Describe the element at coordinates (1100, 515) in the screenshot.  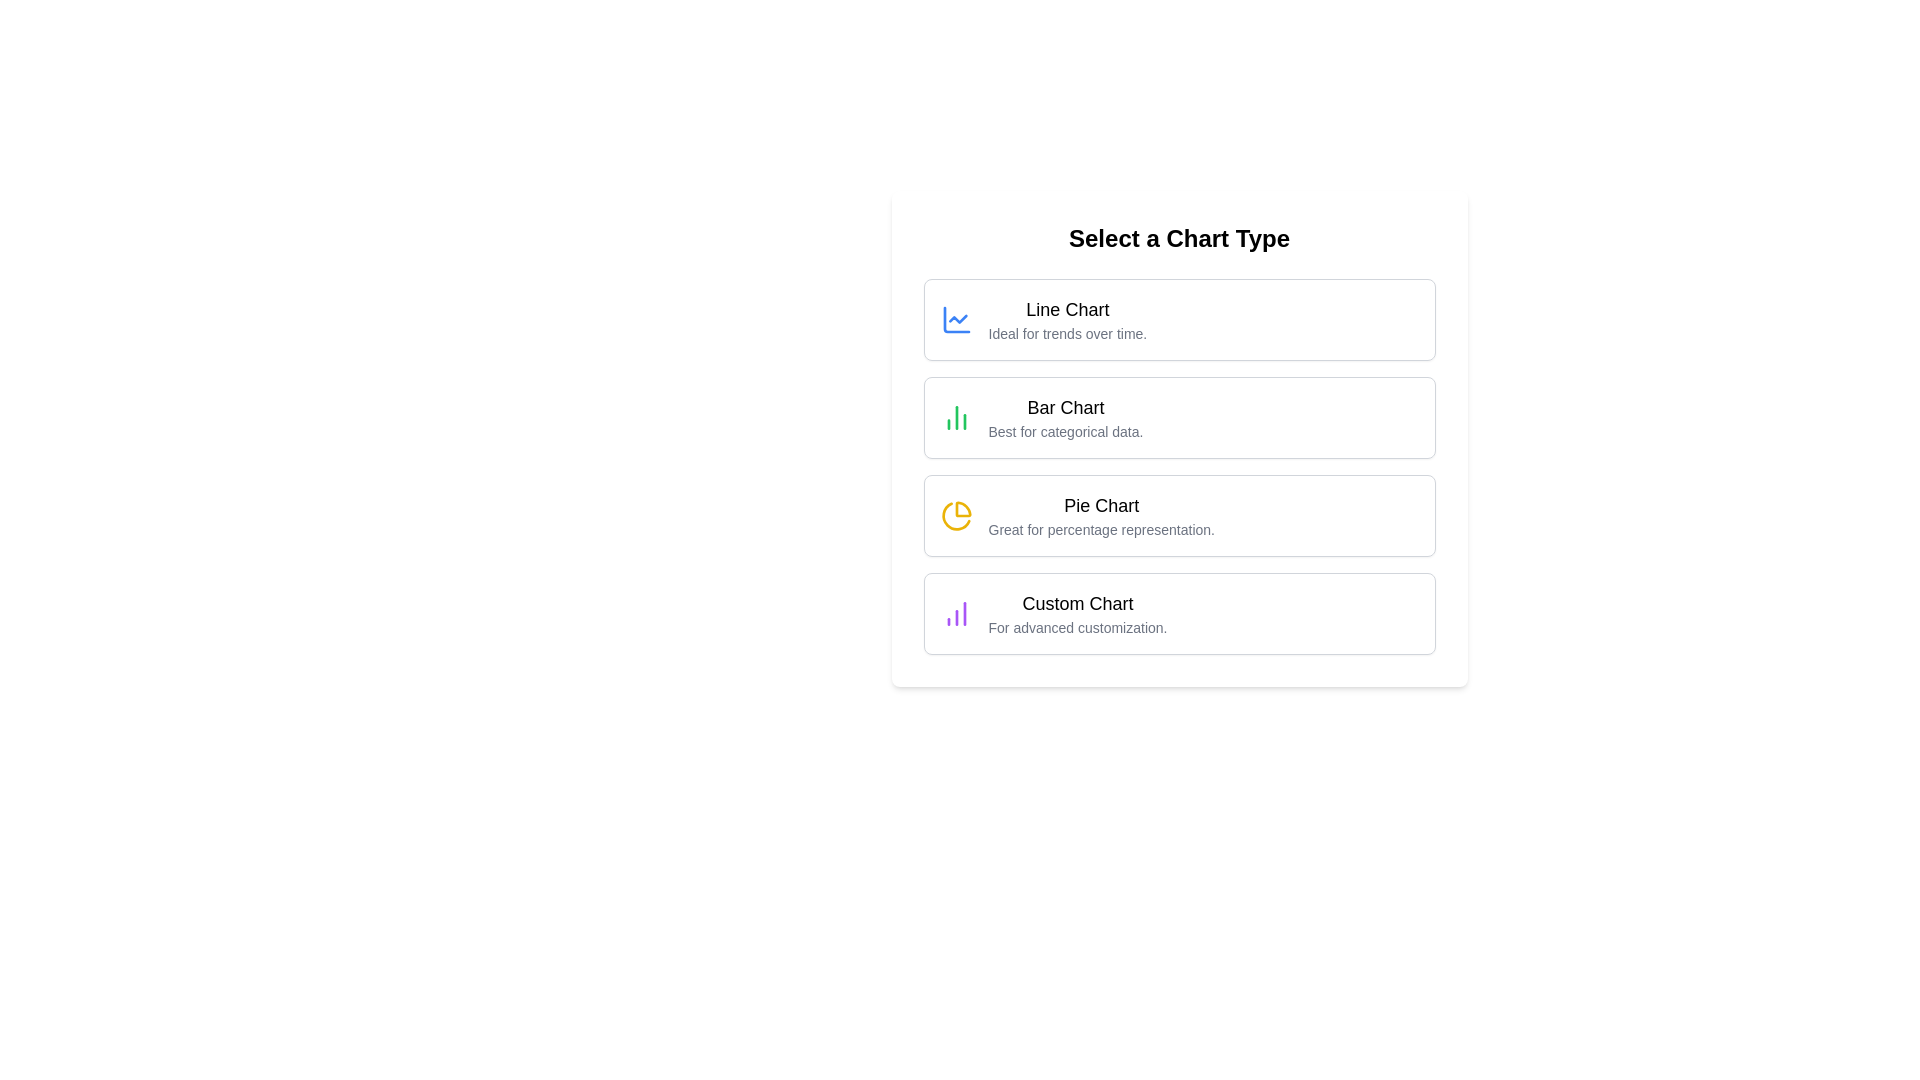
I see `the 'Pie Chart' text label within the selectable card interface` at that location.